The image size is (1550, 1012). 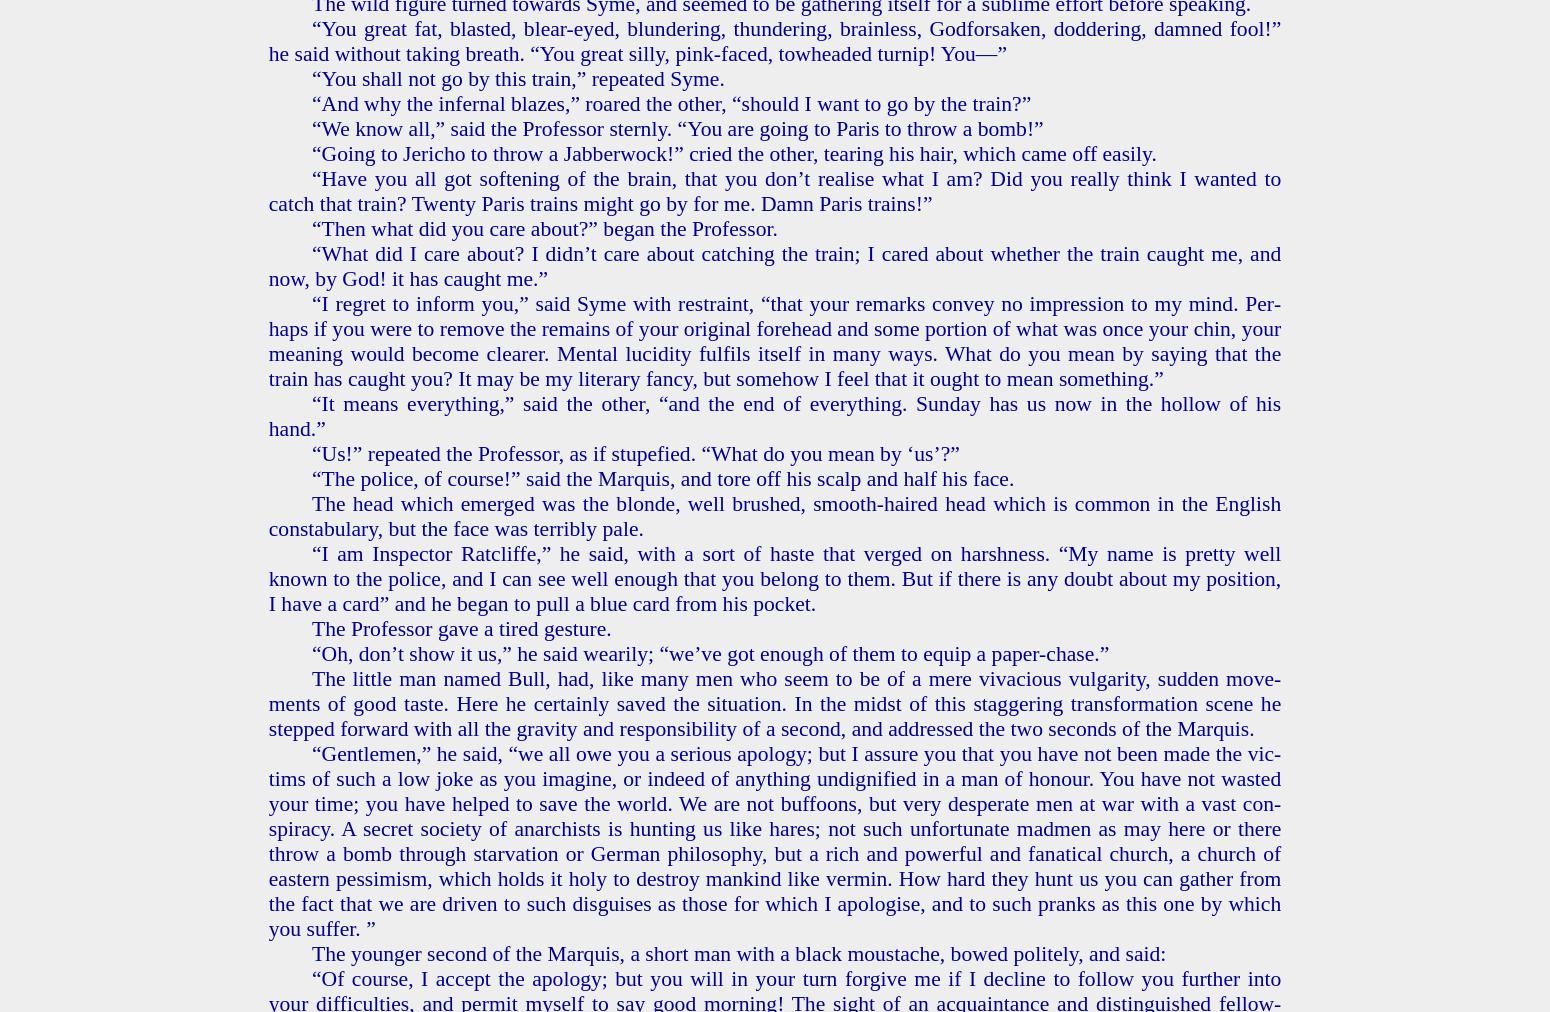 I want to click on '“Gen­tle­men,” he said, “we all owe you a se­ri­ous apol­o­gy; but I as­sure you that you have not been made the vic­tims of such a low joke as you imag­ine, or in­deed of any­thing undig­ni­fied in a man of ho­n­our. You have not wast­ed your time; you have helped to save the world. We are not buf­foons, but very des­per­ate men at war with a vast con­spir­a­cy. A se­cret so­ci­ety of an­ar­chists is hunt­ing us like hares; not such un­for­tu­nate mad­men as may here or there throw a bomb through star­va­tion or Ger­man phi­los­o­phy, but a rich and pow­er­ful and fa­nat­i­cal church, a church of east­ern pes­simism, which holds it holy to de­stroy mankind like ver­min. How hard they hunt us you can gath­er from the fact that we are dri­ven to such dis­guis­es as those for which I apol­o­gise, and to such pranks as this one by which you suf­fer. ”', so click(x=774, y=839).